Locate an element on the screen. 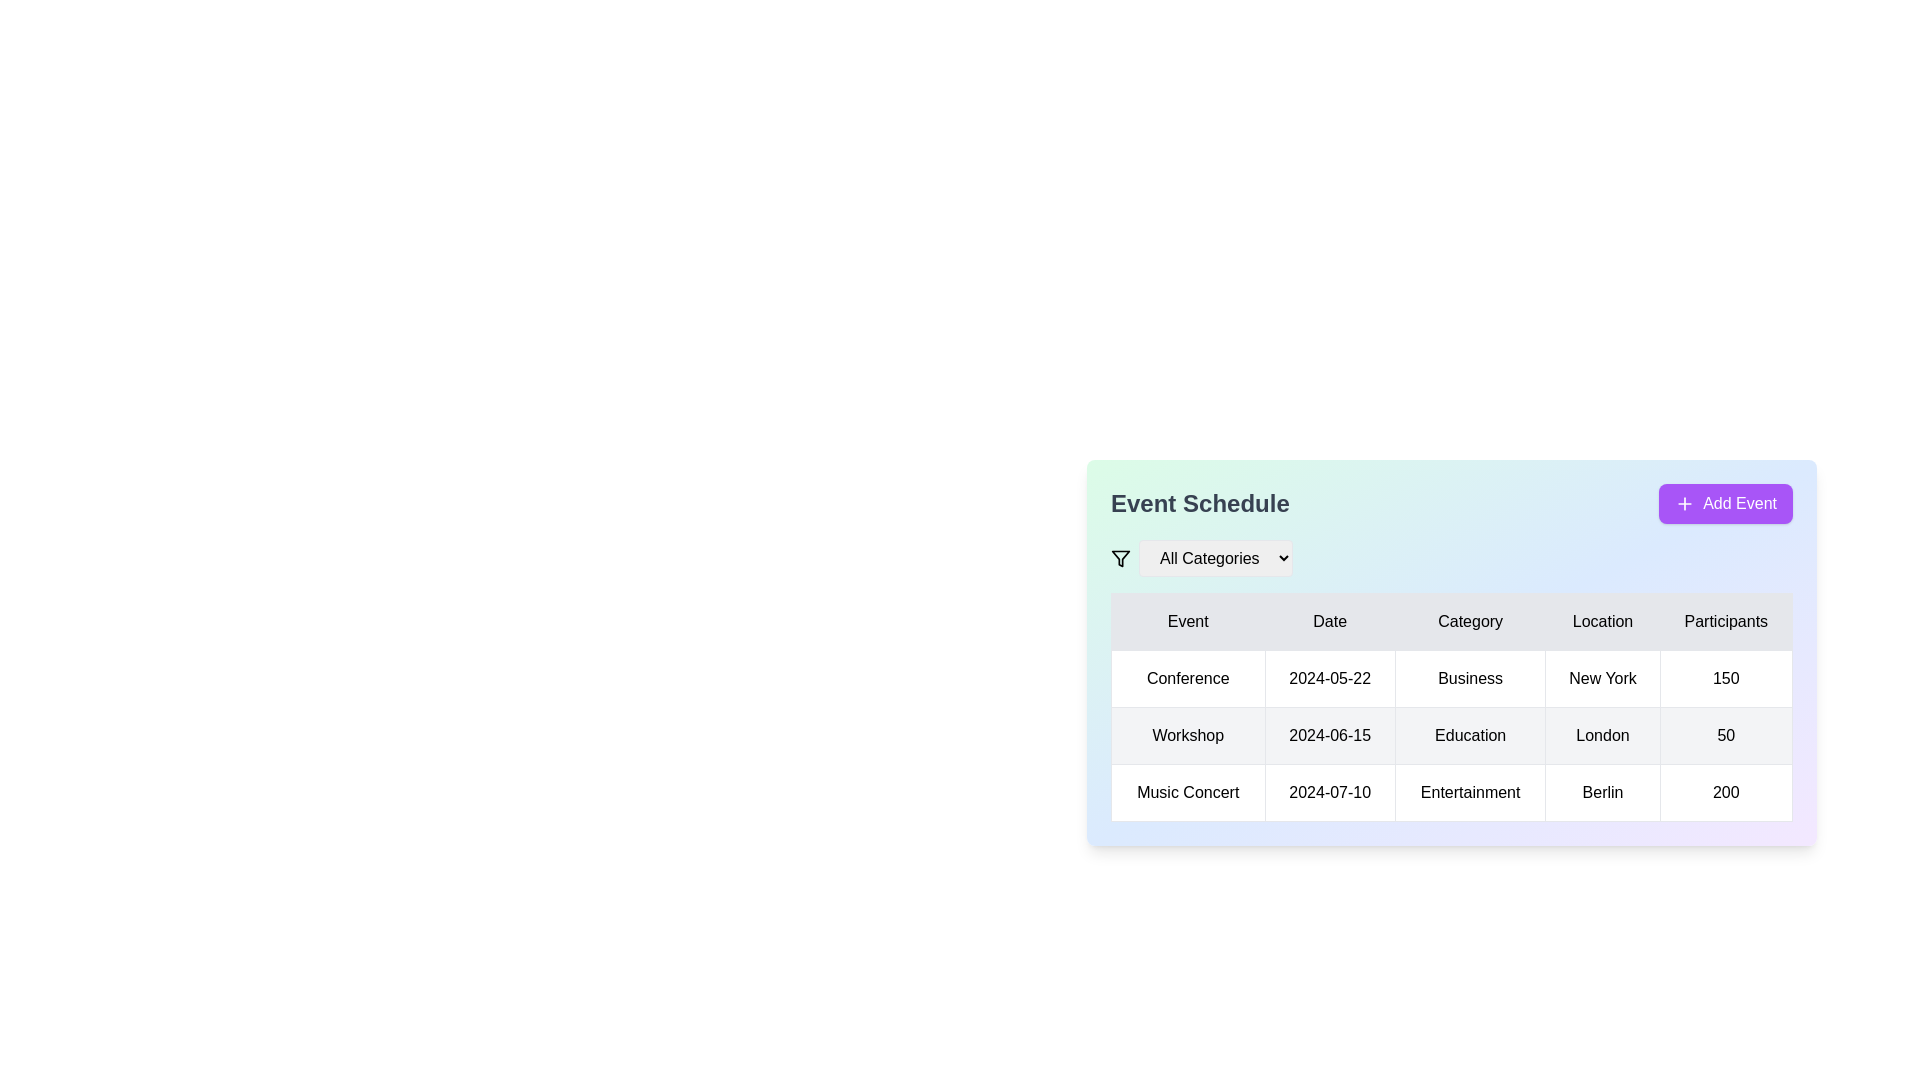  the table cell displaying the text 'Business' located in the third column of the first data row under the 'Category' header of the table in the 'Event Schedule' section is located at coordinates (1451, 687).